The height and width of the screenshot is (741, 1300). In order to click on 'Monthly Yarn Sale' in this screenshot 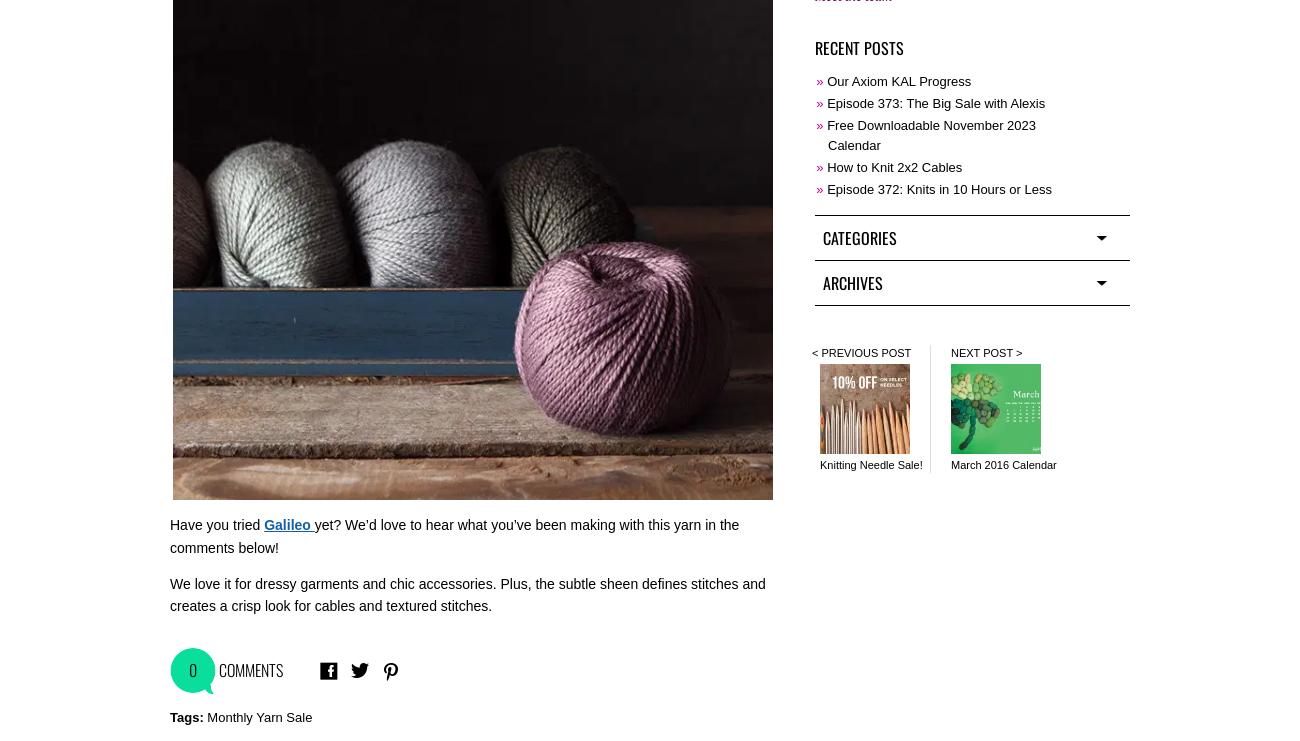, I will do `click(258, 716)`.